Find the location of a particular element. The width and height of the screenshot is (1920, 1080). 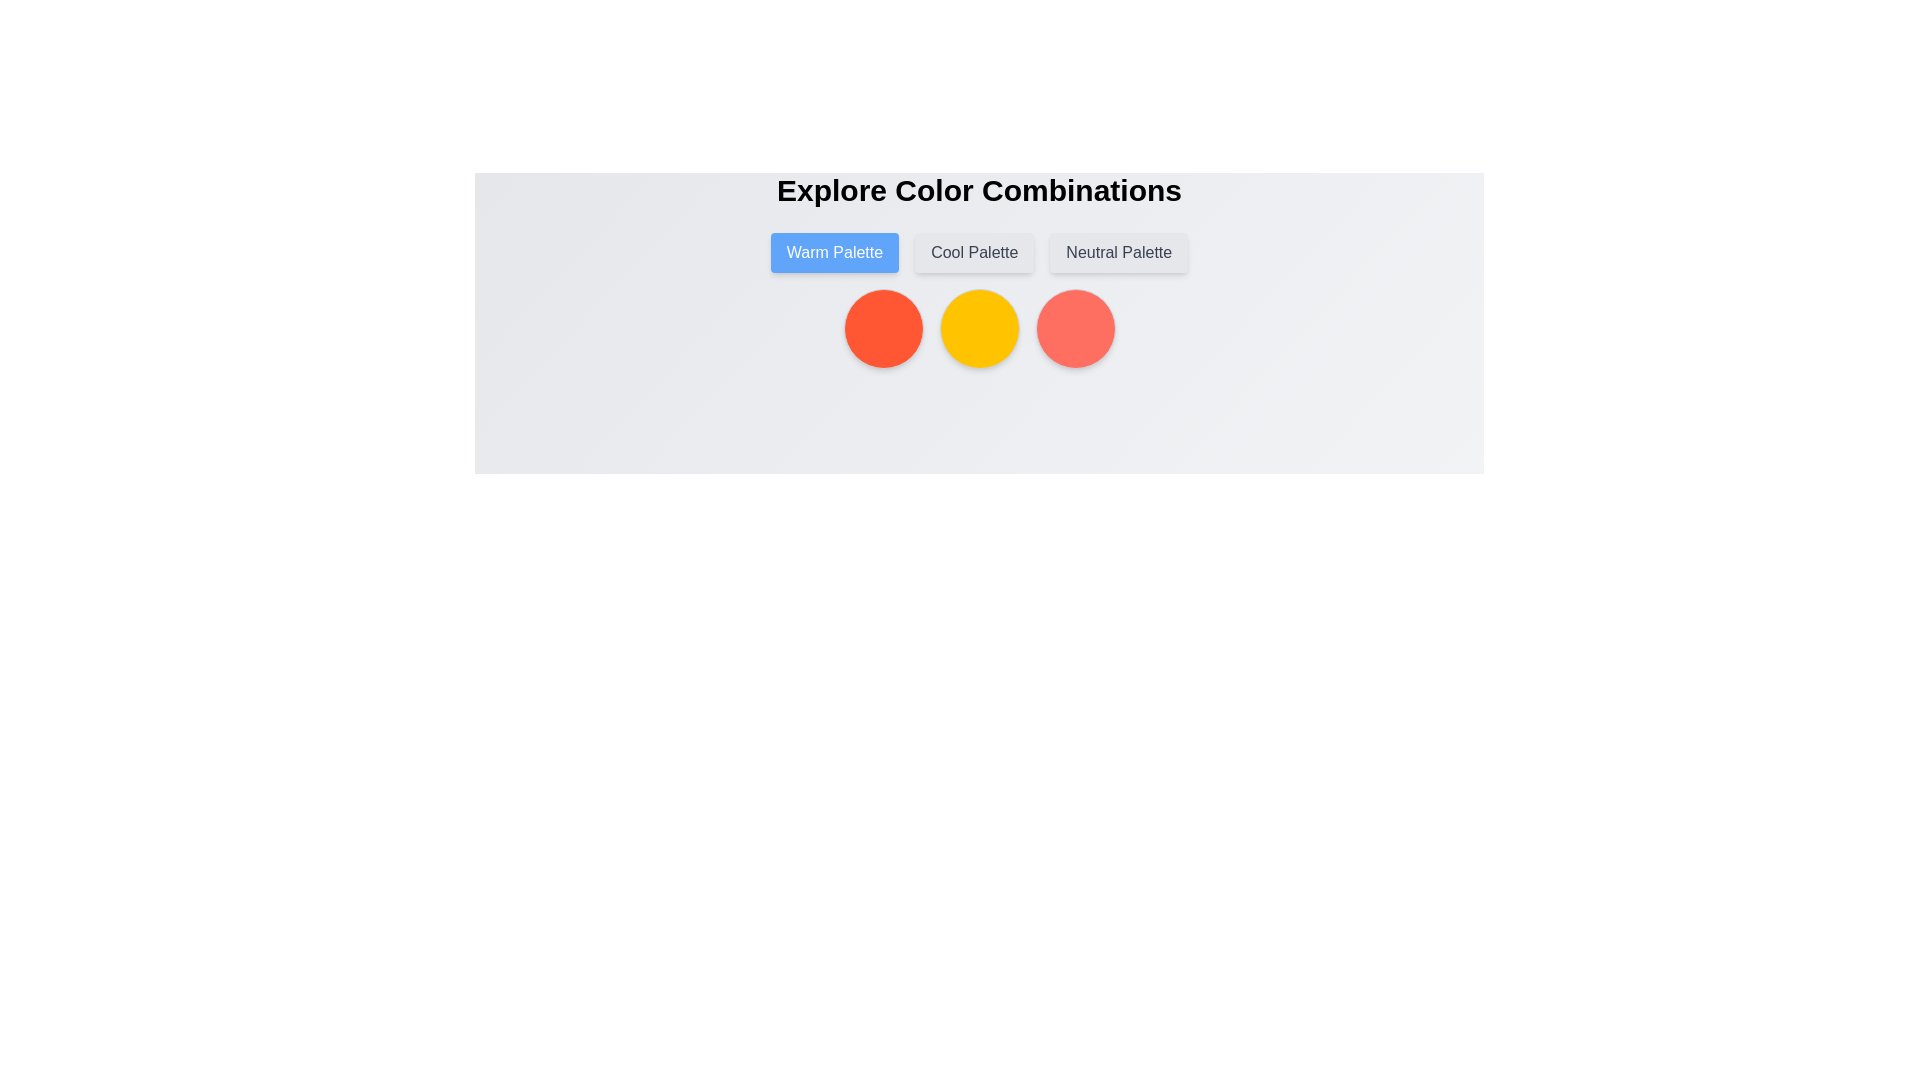

the first button on the left labeled 'Warm Palette' under the title 'Explore Color Combinations' is located at coordinates (835, 252).